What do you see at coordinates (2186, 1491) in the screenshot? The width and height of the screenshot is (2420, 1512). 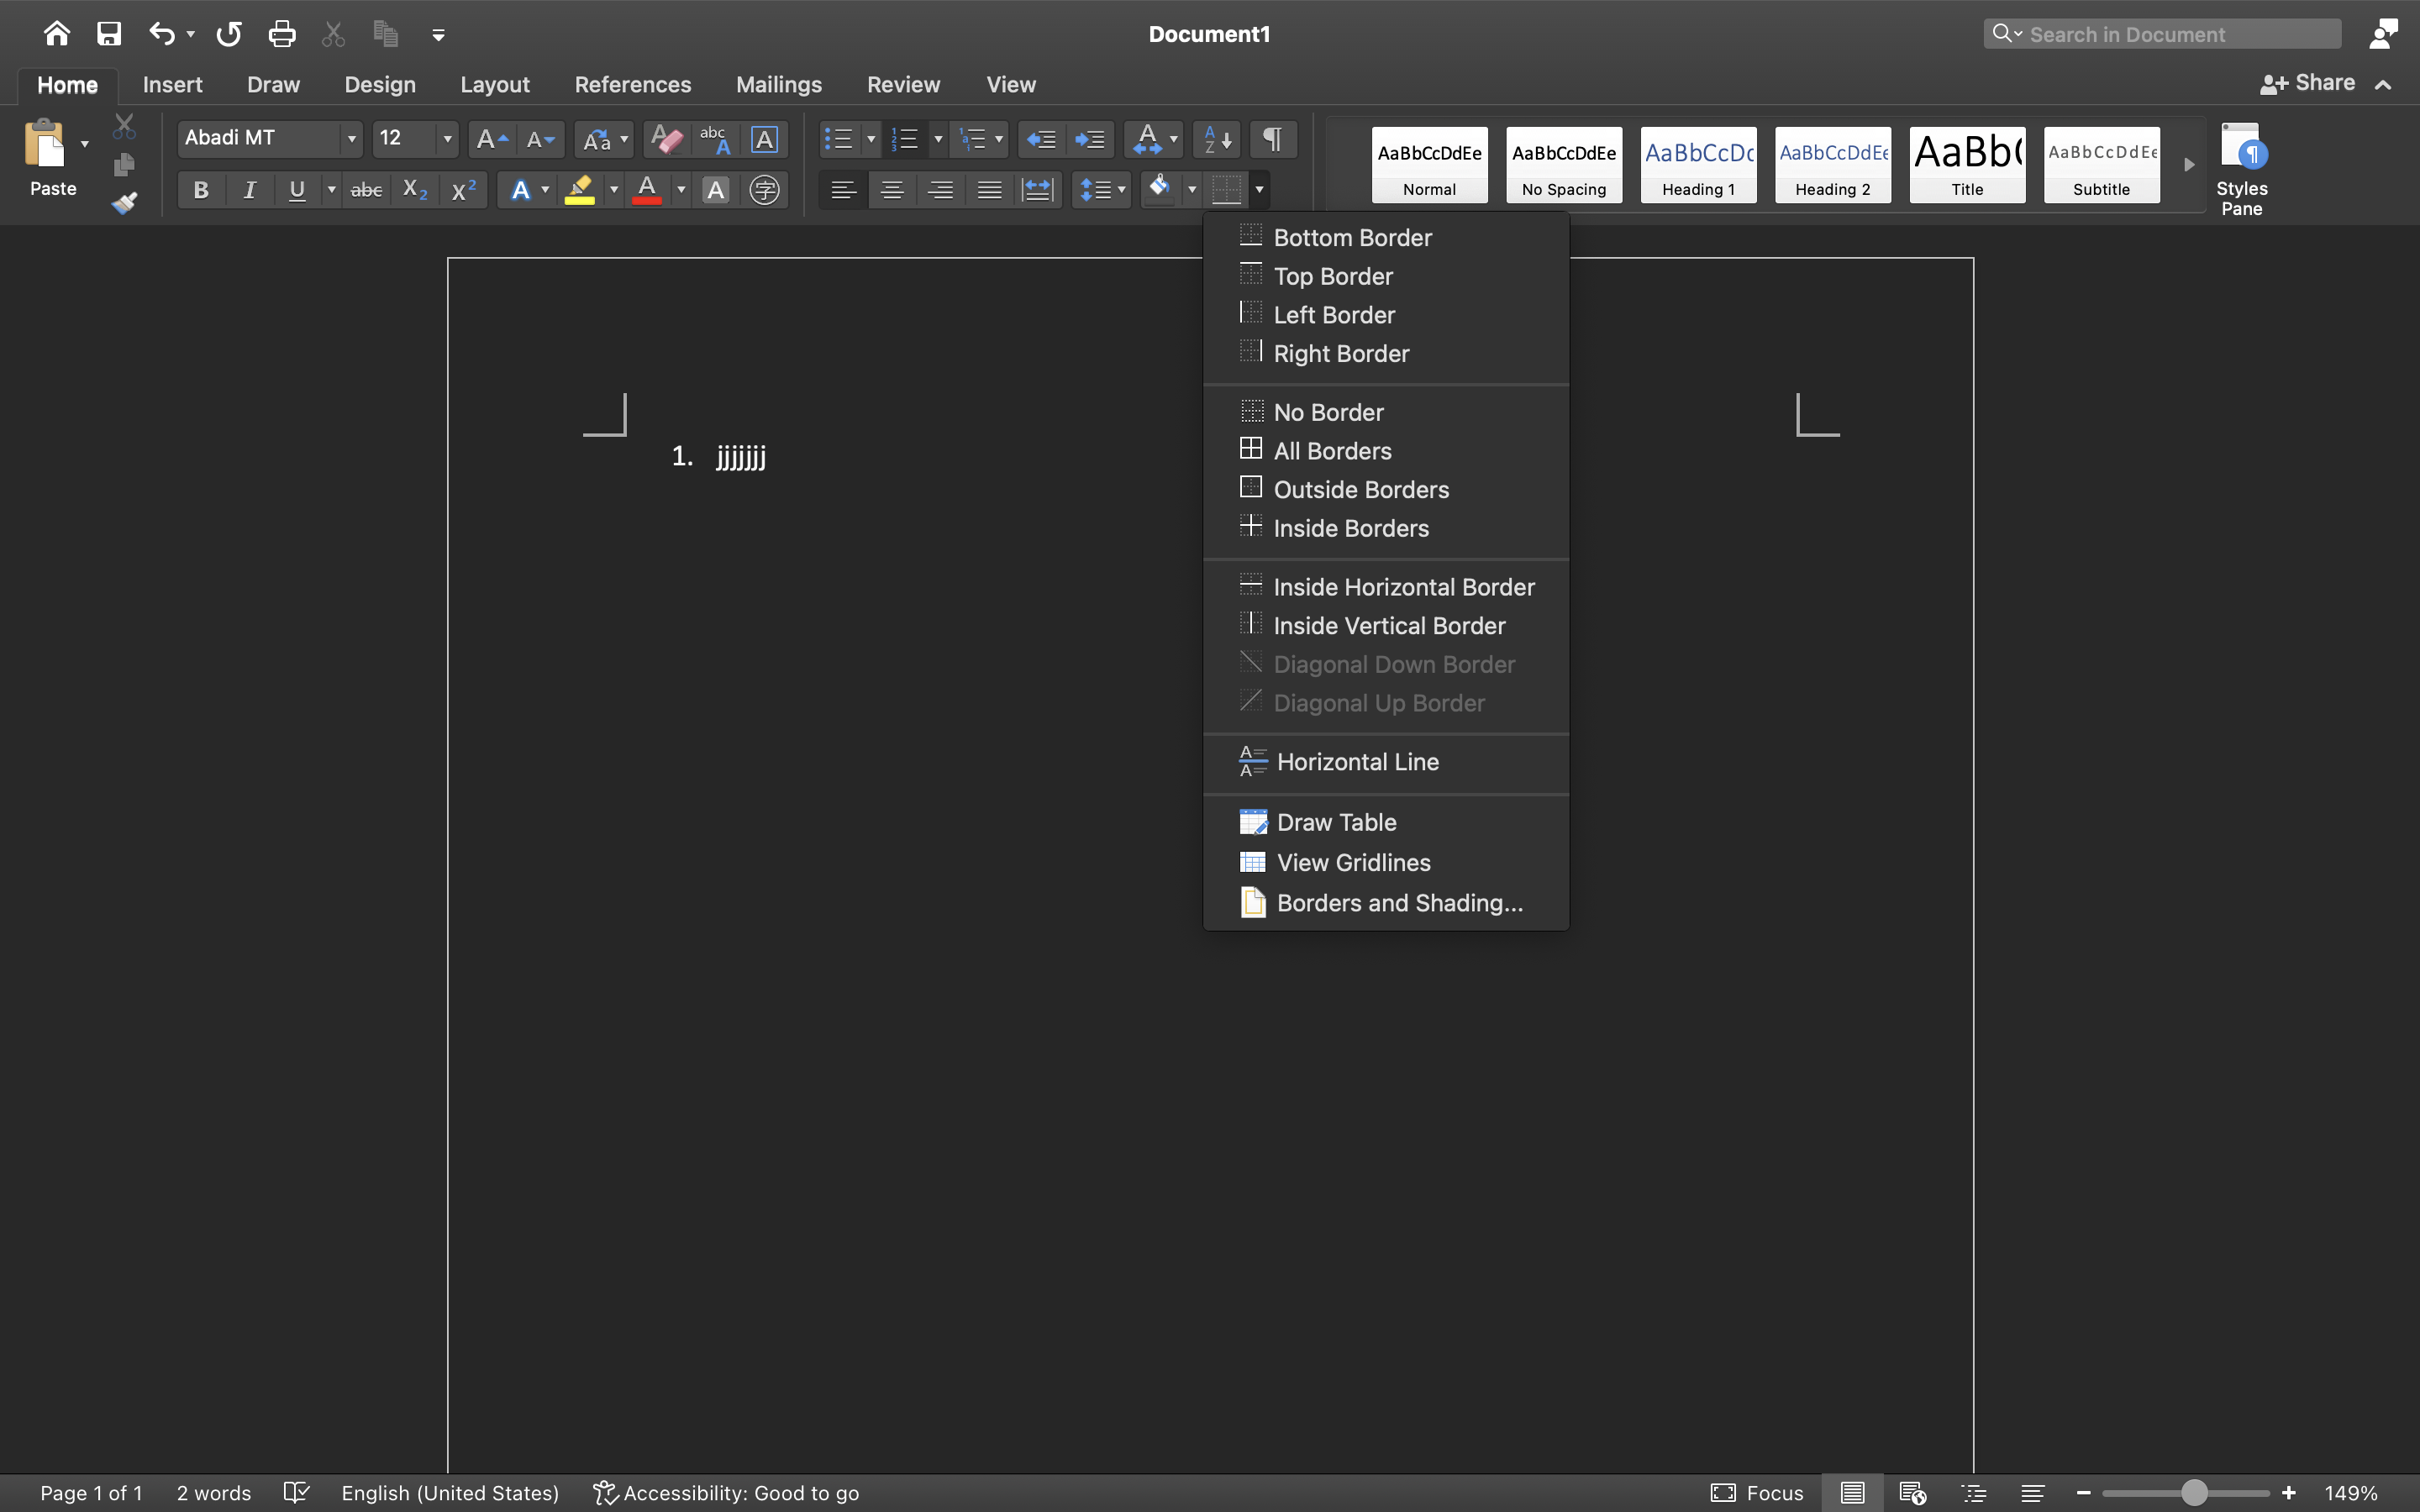 I see `'1123.0'` at bounding box center [2186, 1491].